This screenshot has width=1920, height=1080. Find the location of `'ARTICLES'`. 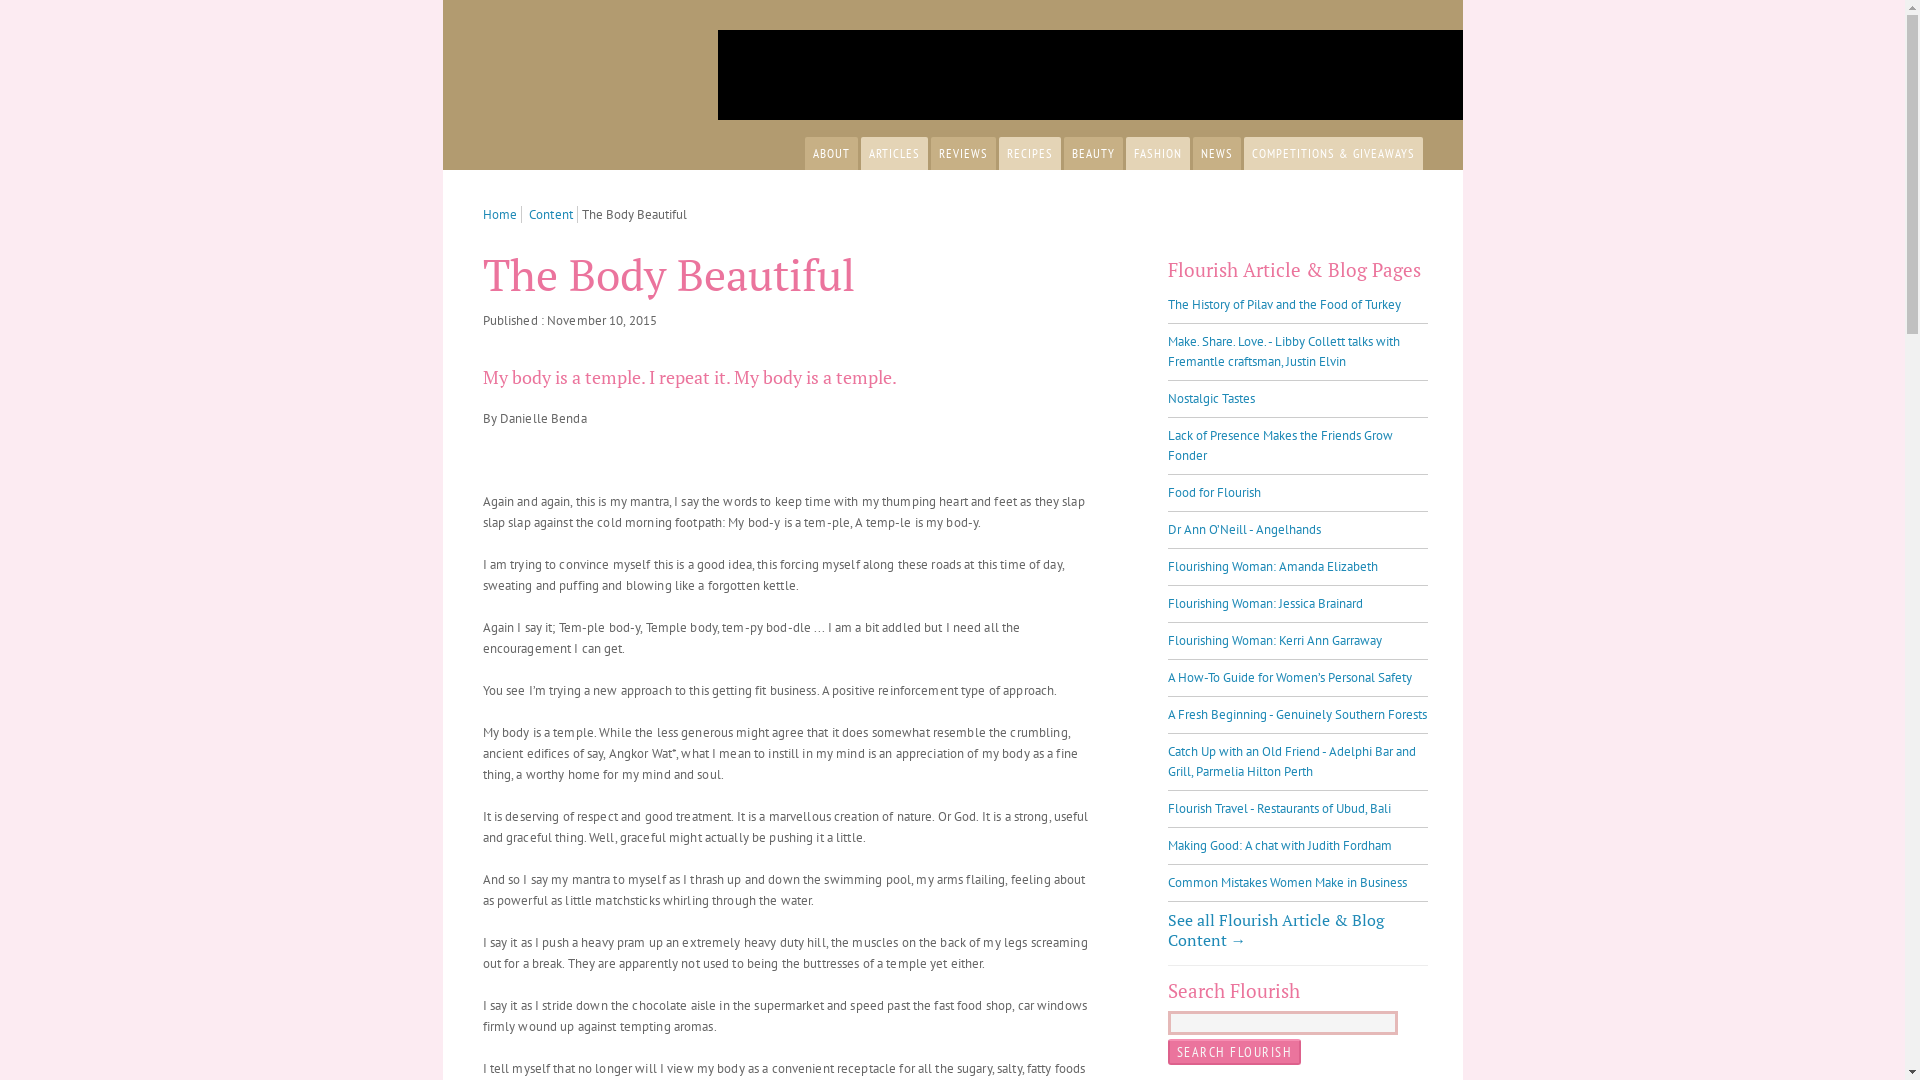

'ARTICLES' is located at coordinates (892, 152).